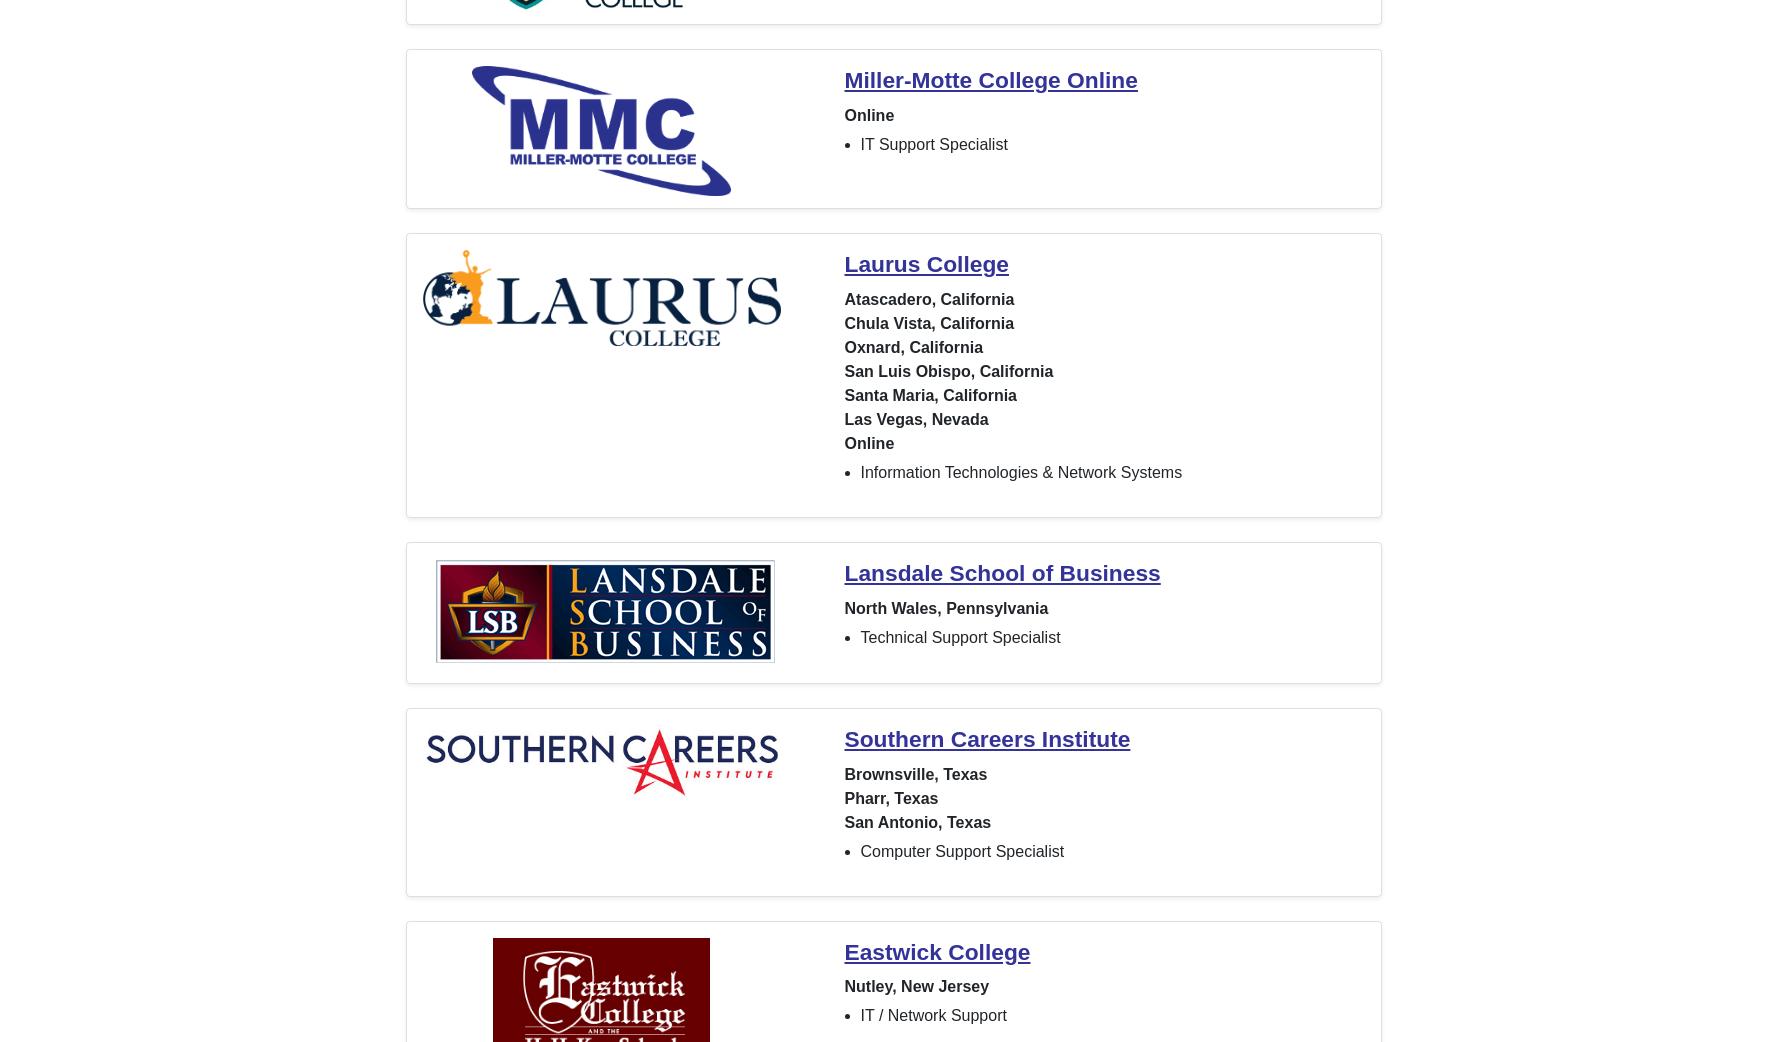  I want to click on 'Information Technologies & Network Systems', so click(1020, 471).